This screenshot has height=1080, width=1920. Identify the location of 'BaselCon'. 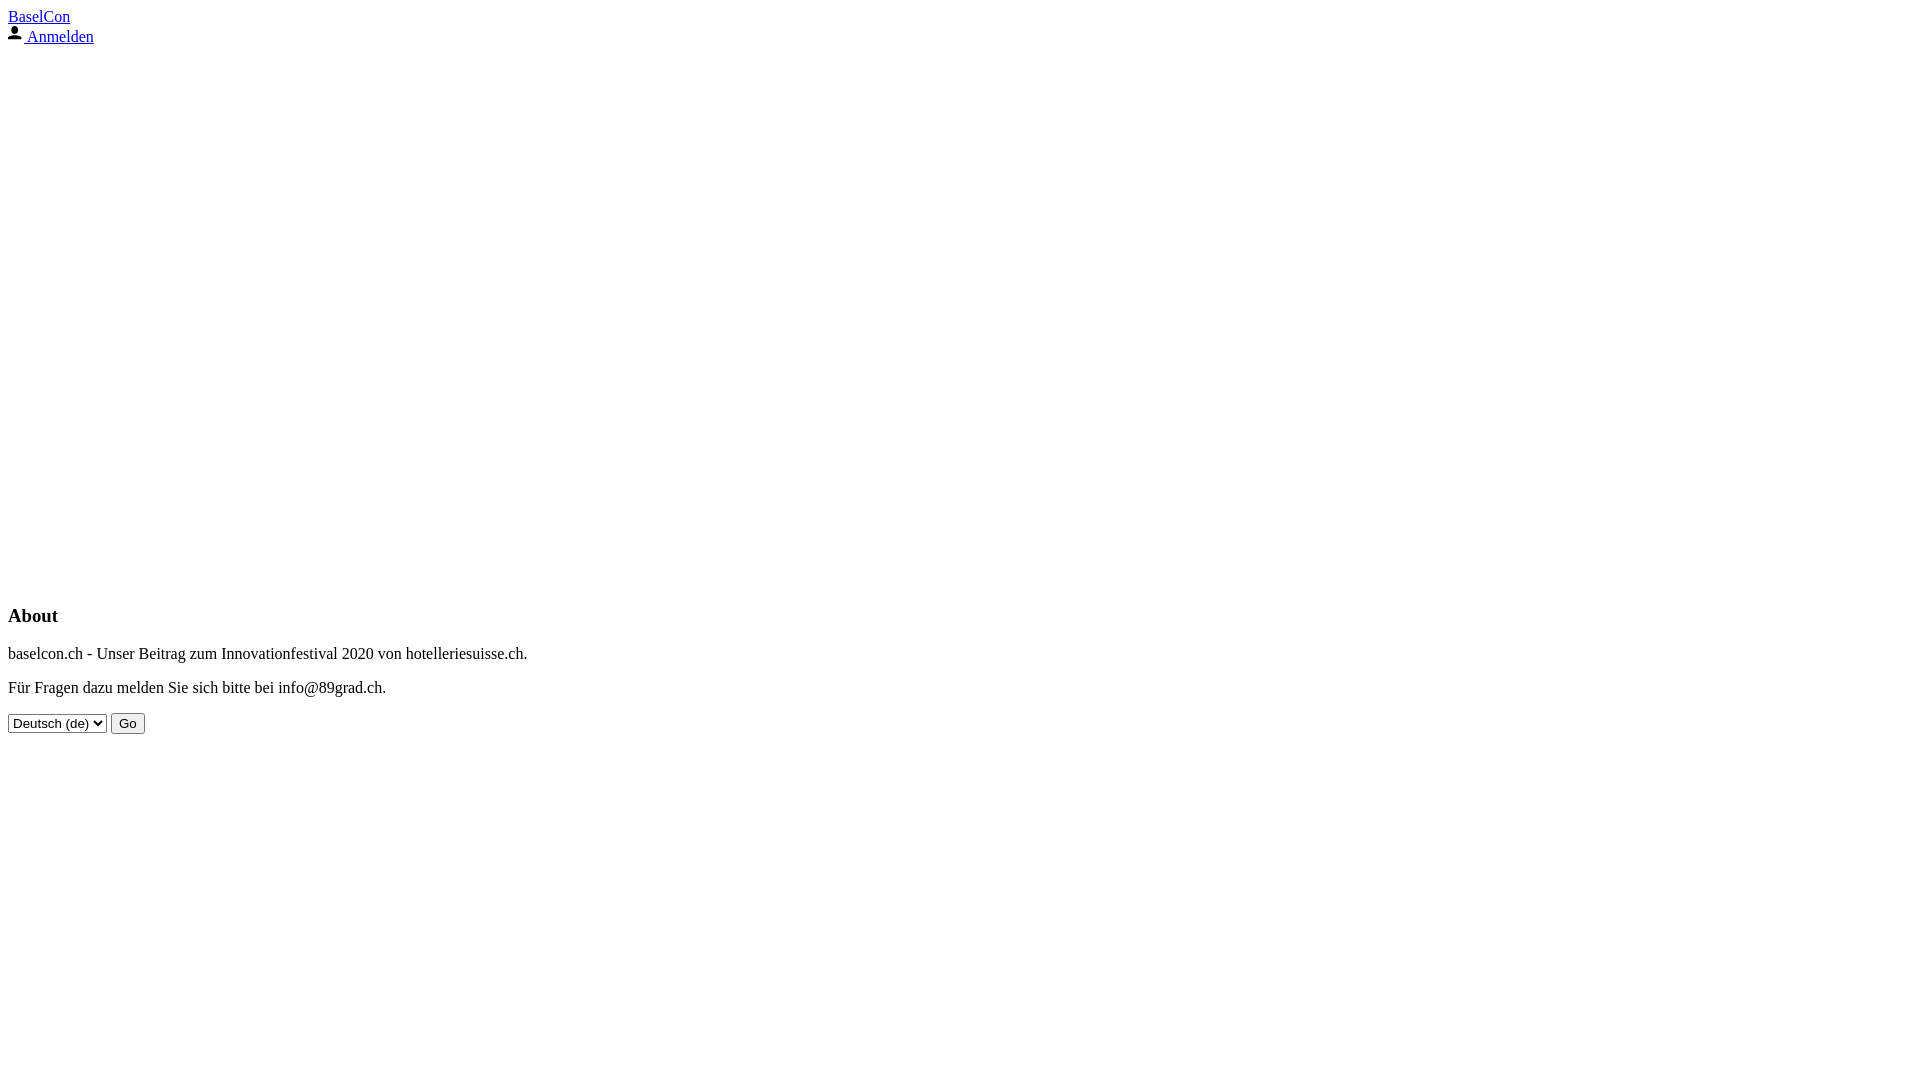
(38, 16).